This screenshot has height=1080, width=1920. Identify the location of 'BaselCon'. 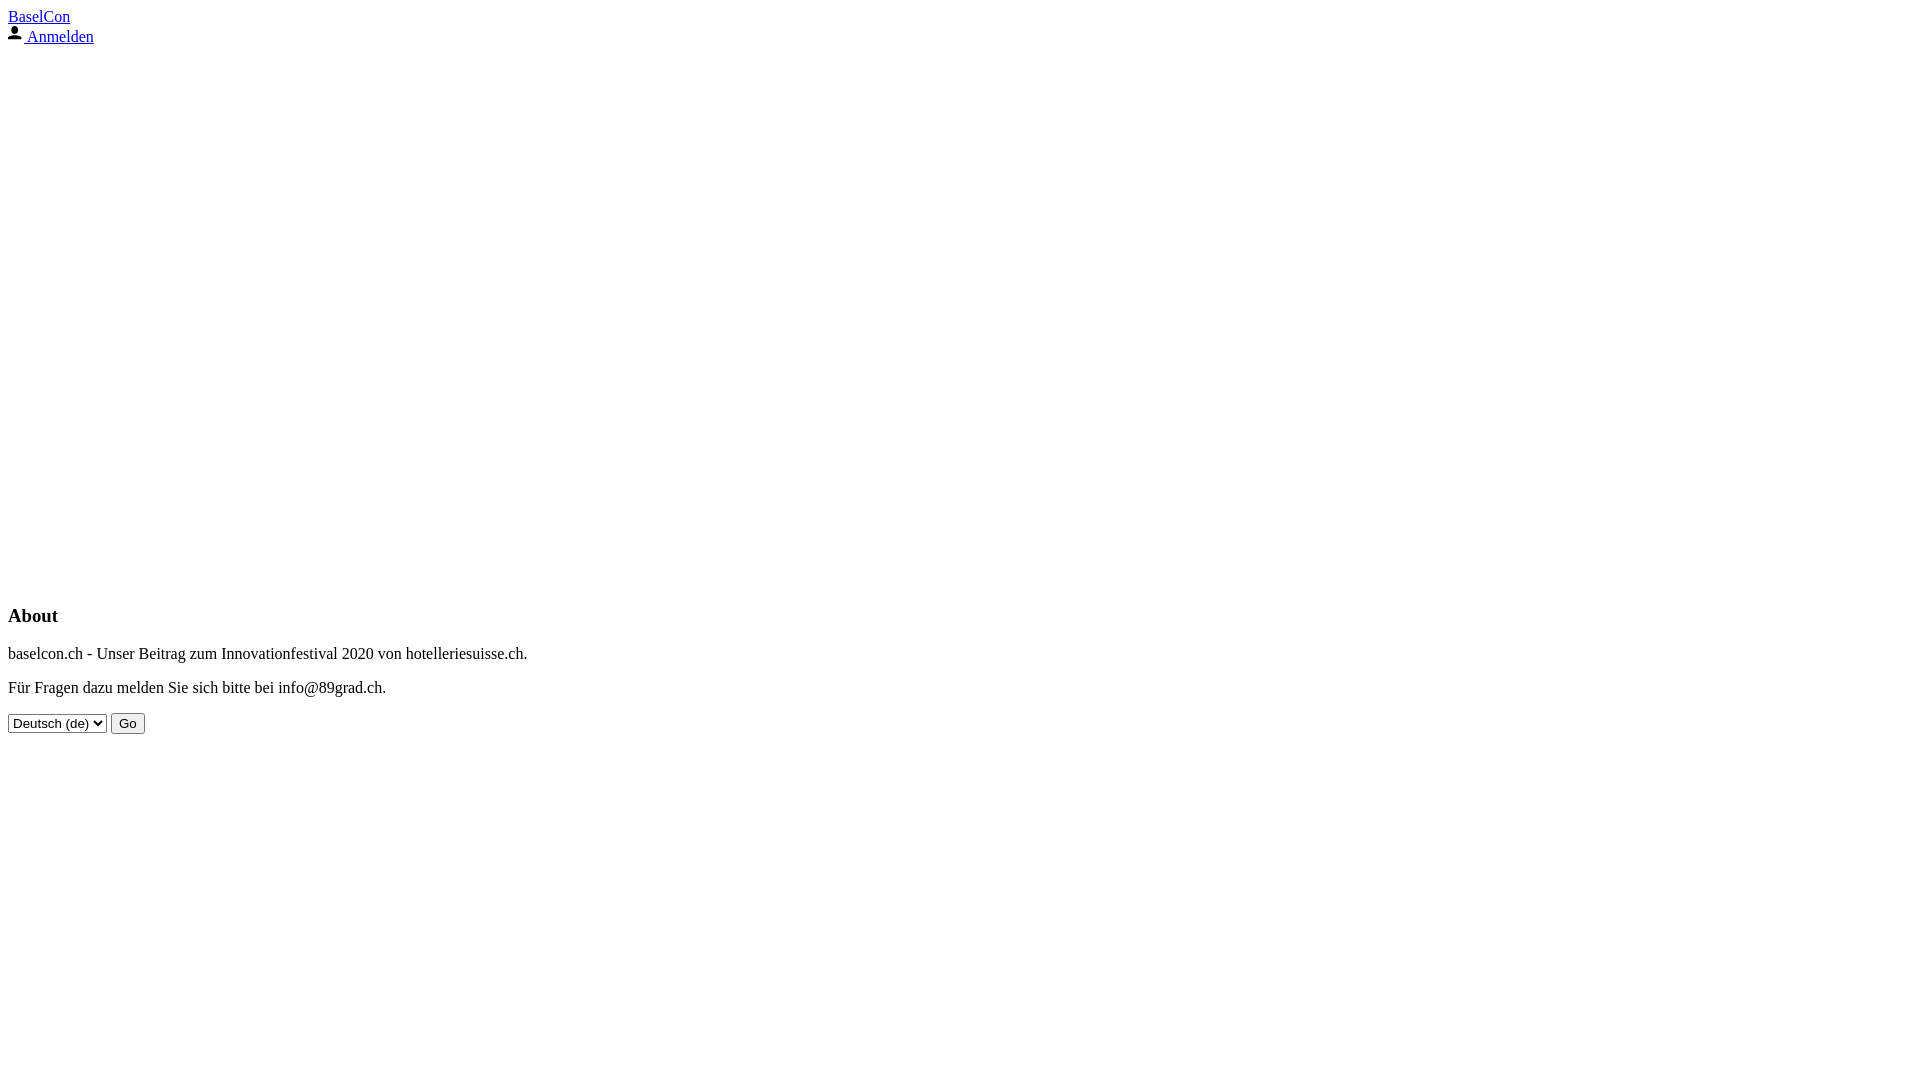
(38, 16).